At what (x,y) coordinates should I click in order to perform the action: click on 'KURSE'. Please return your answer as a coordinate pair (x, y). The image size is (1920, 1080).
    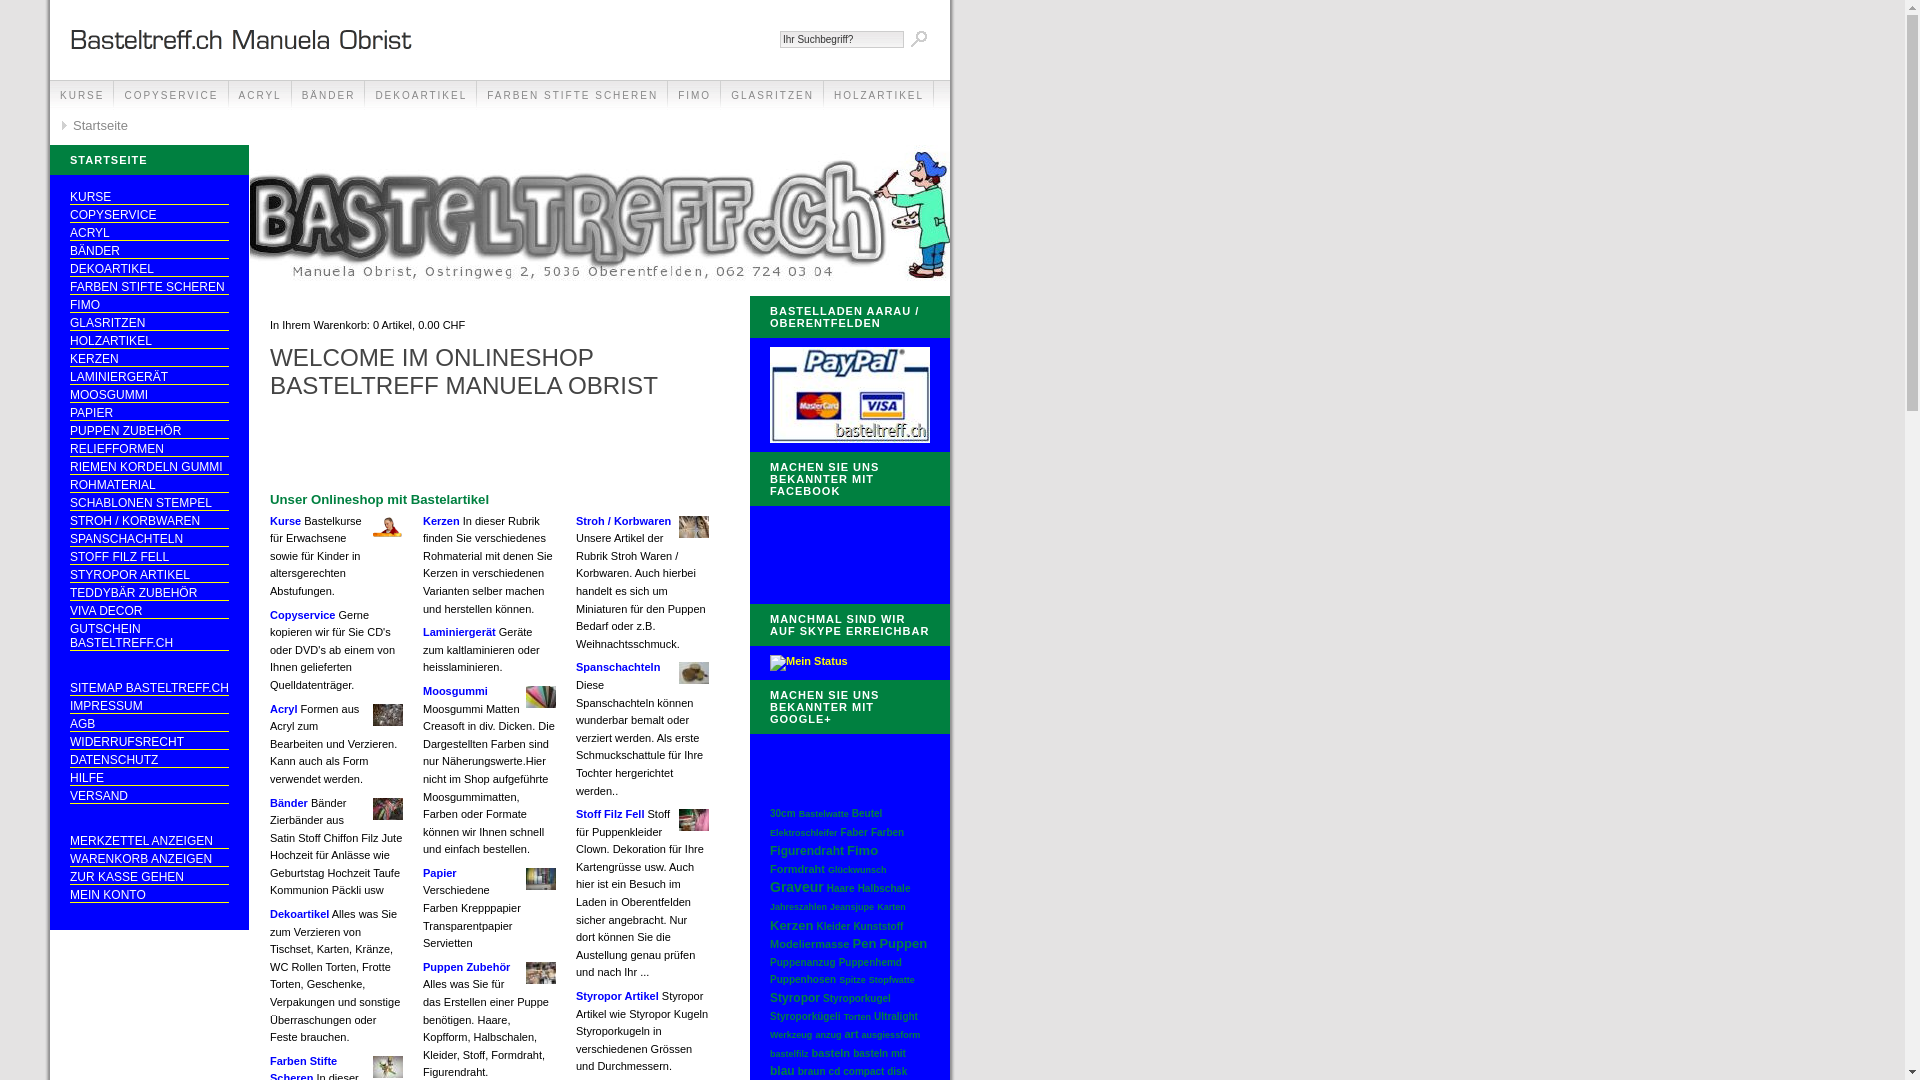
    Looking at the image, I should click on (80, 96).